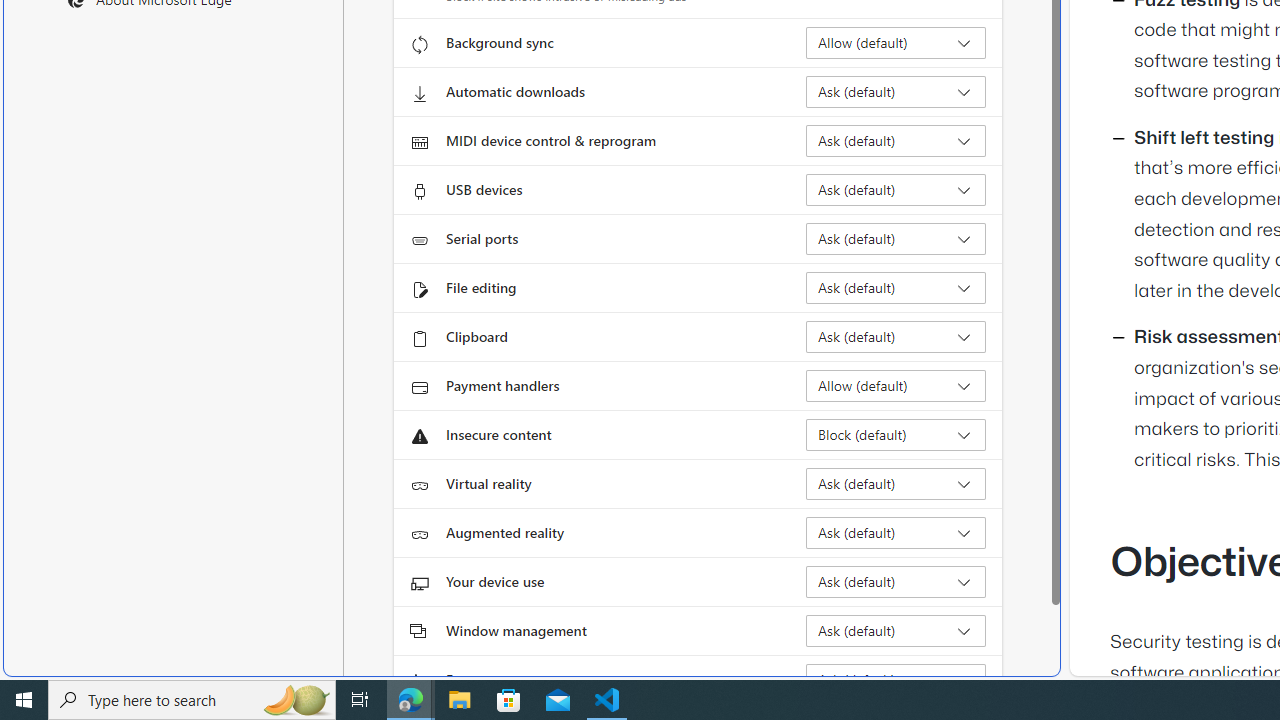 Image resolution: width=1280 pixels, height=720 pixels. What do you see at coordinates (895, 140) in the screenshot?
I see `'MIDI device control & reprogram Ask (default)'` at bounding box center [895, 140].